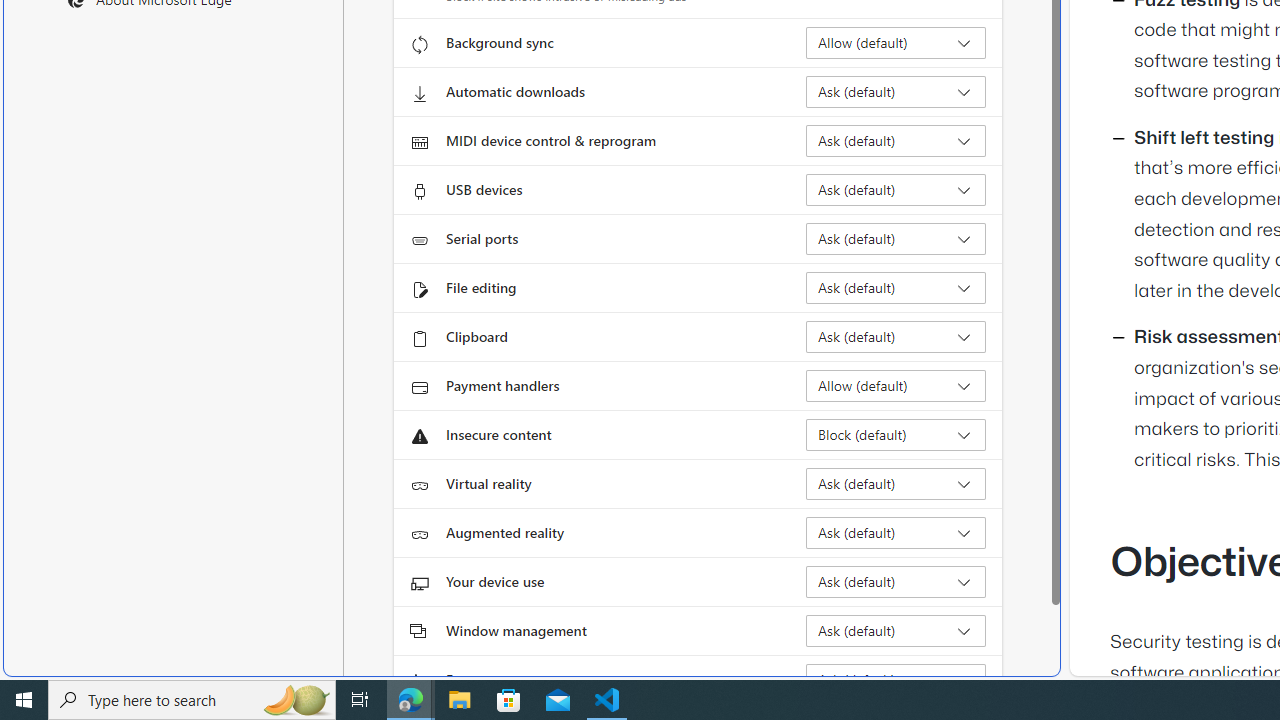 Image resolution: width=1280 pixels, height=720 pixels. What do you see at coordinates (895, 140) in the screenshot?
I see `'MIDI device control & reprogram Ask (default)'` at bounding box center [895, 140].